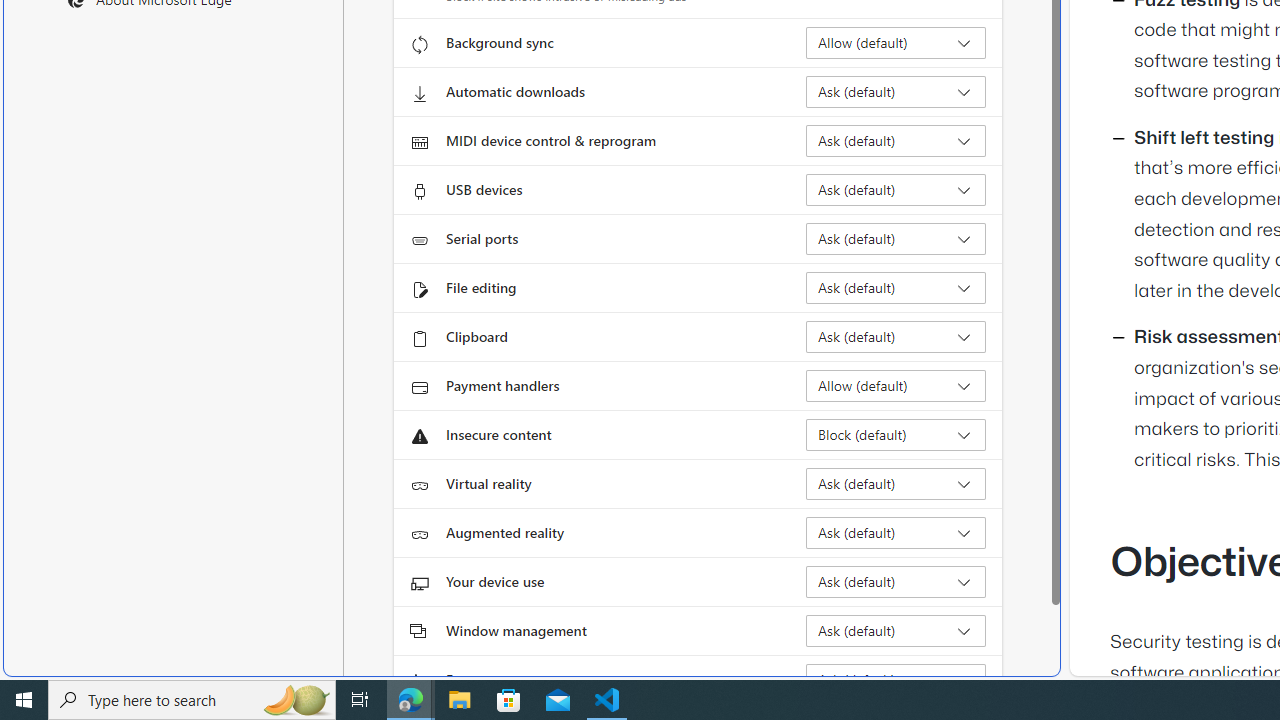 Image resolution: width=1280 pixels, height=720 pixels. What do you see at coordinates (895, 140) in the screenshot?
I see `'MIDI device control & reprogram Ask (default)'` at bounding box center [895, 140].